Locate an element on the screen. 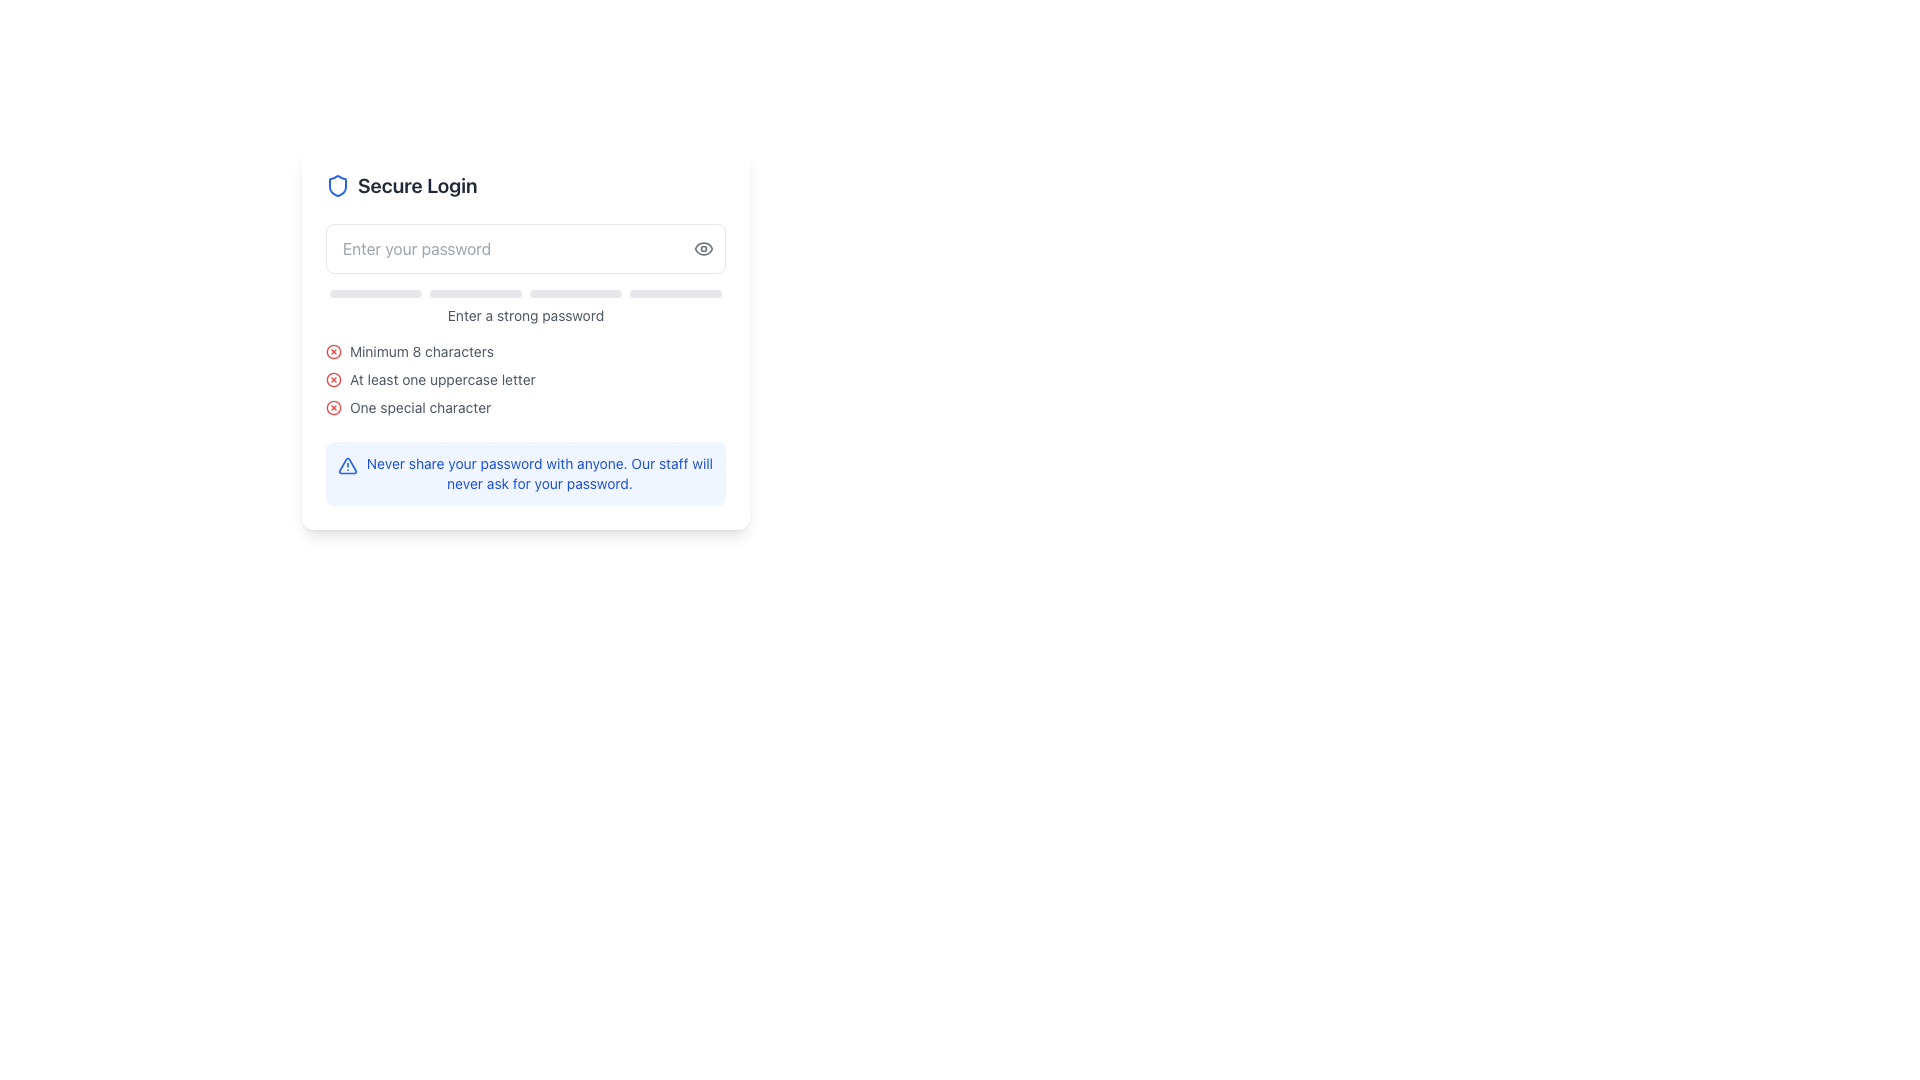 The width and height of the screenshot is (1920, 1080). the informational text that reads 'Minimum 8 characters', which is styled in gray and located below the password input field in the password requirement guidelines is located at coordinates (421, 350).